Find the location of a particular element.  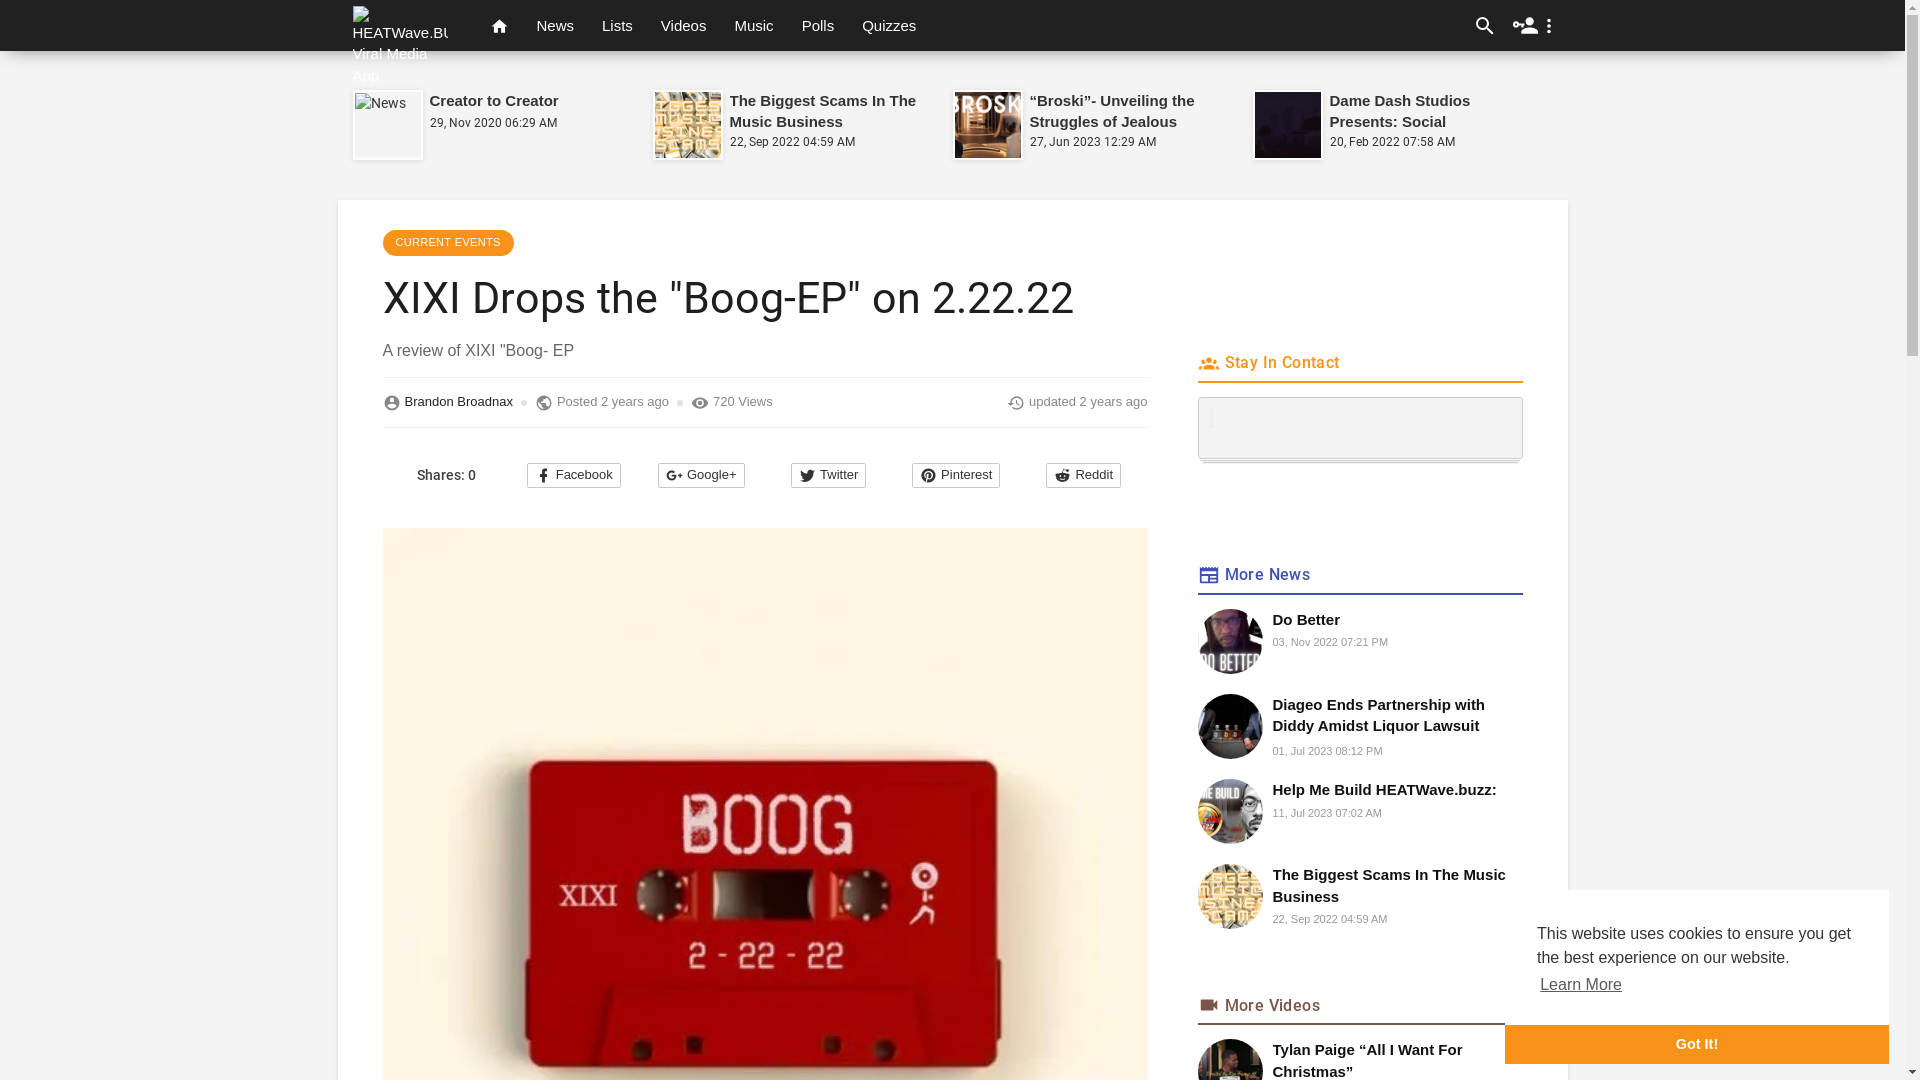

'Reddit' is located at coordinates (1082, 475).